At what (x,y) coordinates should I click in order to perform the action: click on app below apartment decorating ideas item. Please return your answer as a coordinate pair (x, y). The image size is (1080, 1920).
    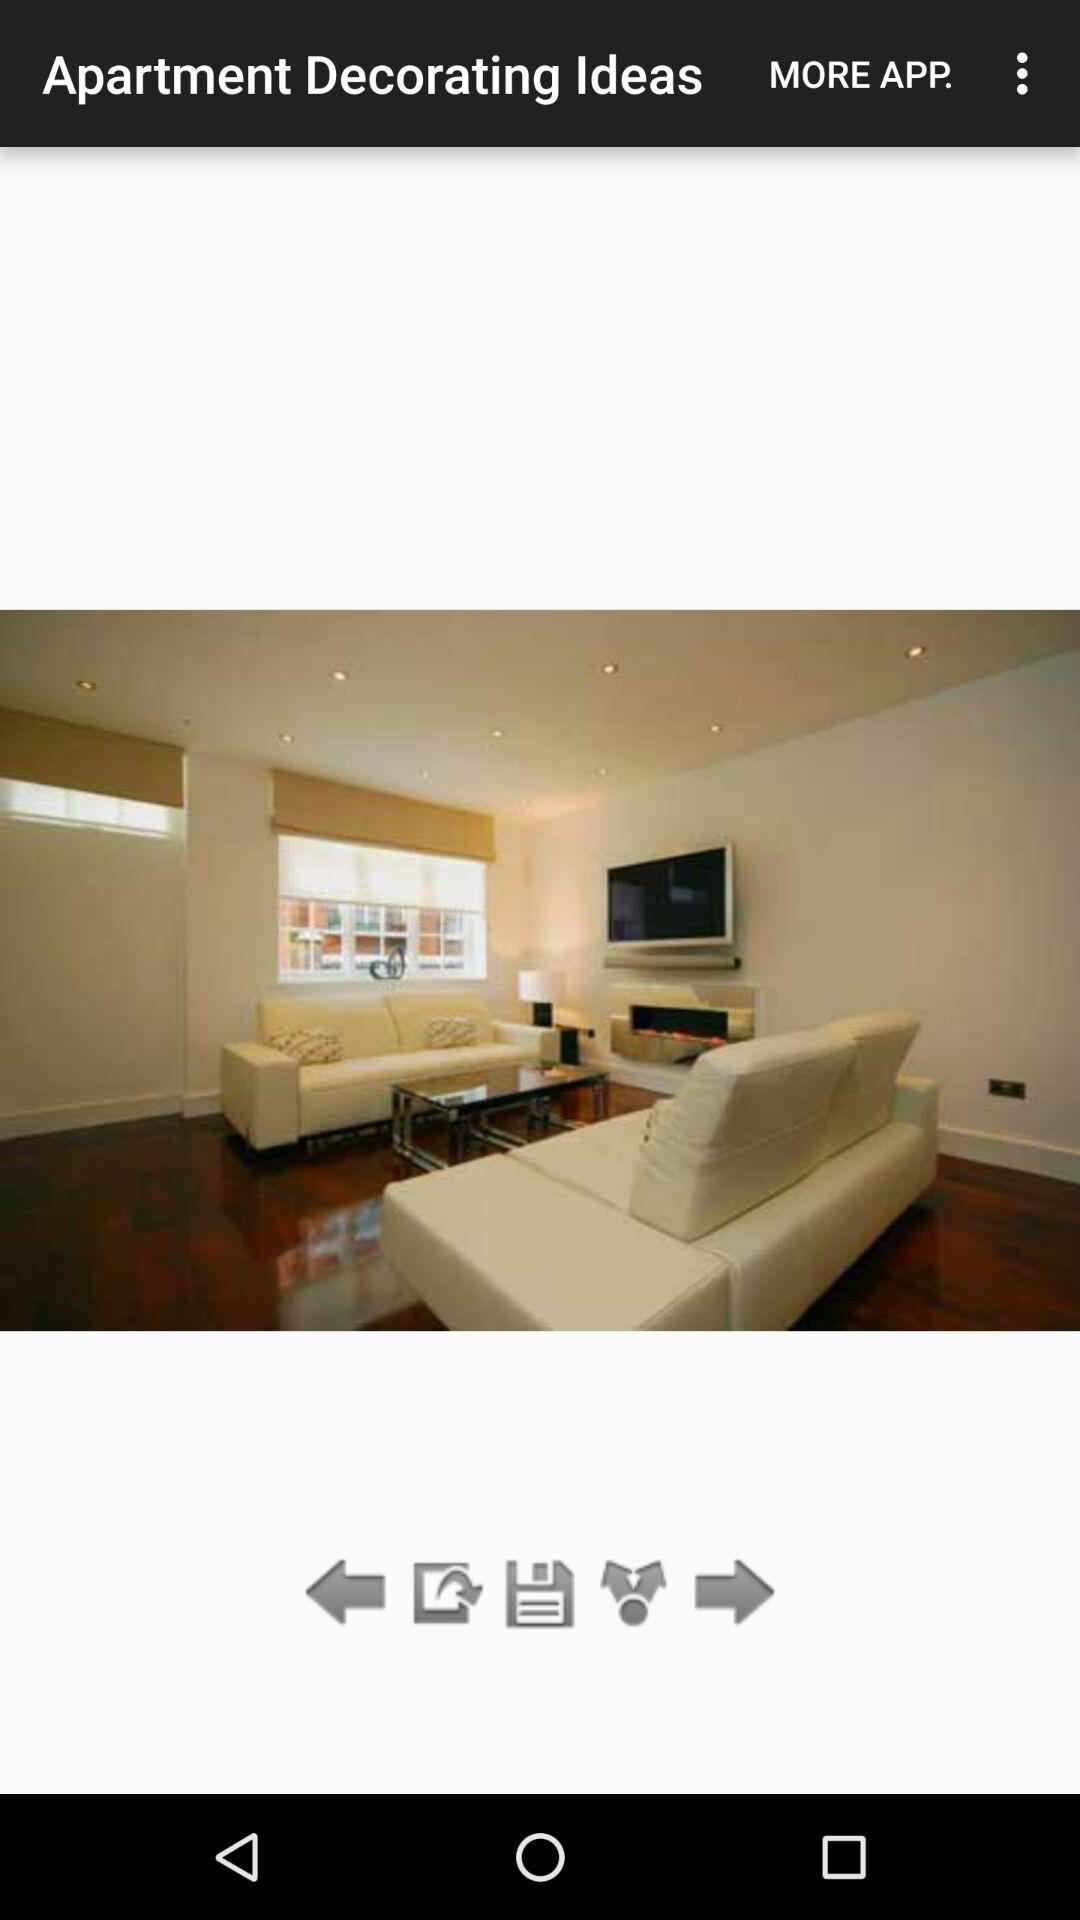
    Looking at the image, I should click on (540, 1593).